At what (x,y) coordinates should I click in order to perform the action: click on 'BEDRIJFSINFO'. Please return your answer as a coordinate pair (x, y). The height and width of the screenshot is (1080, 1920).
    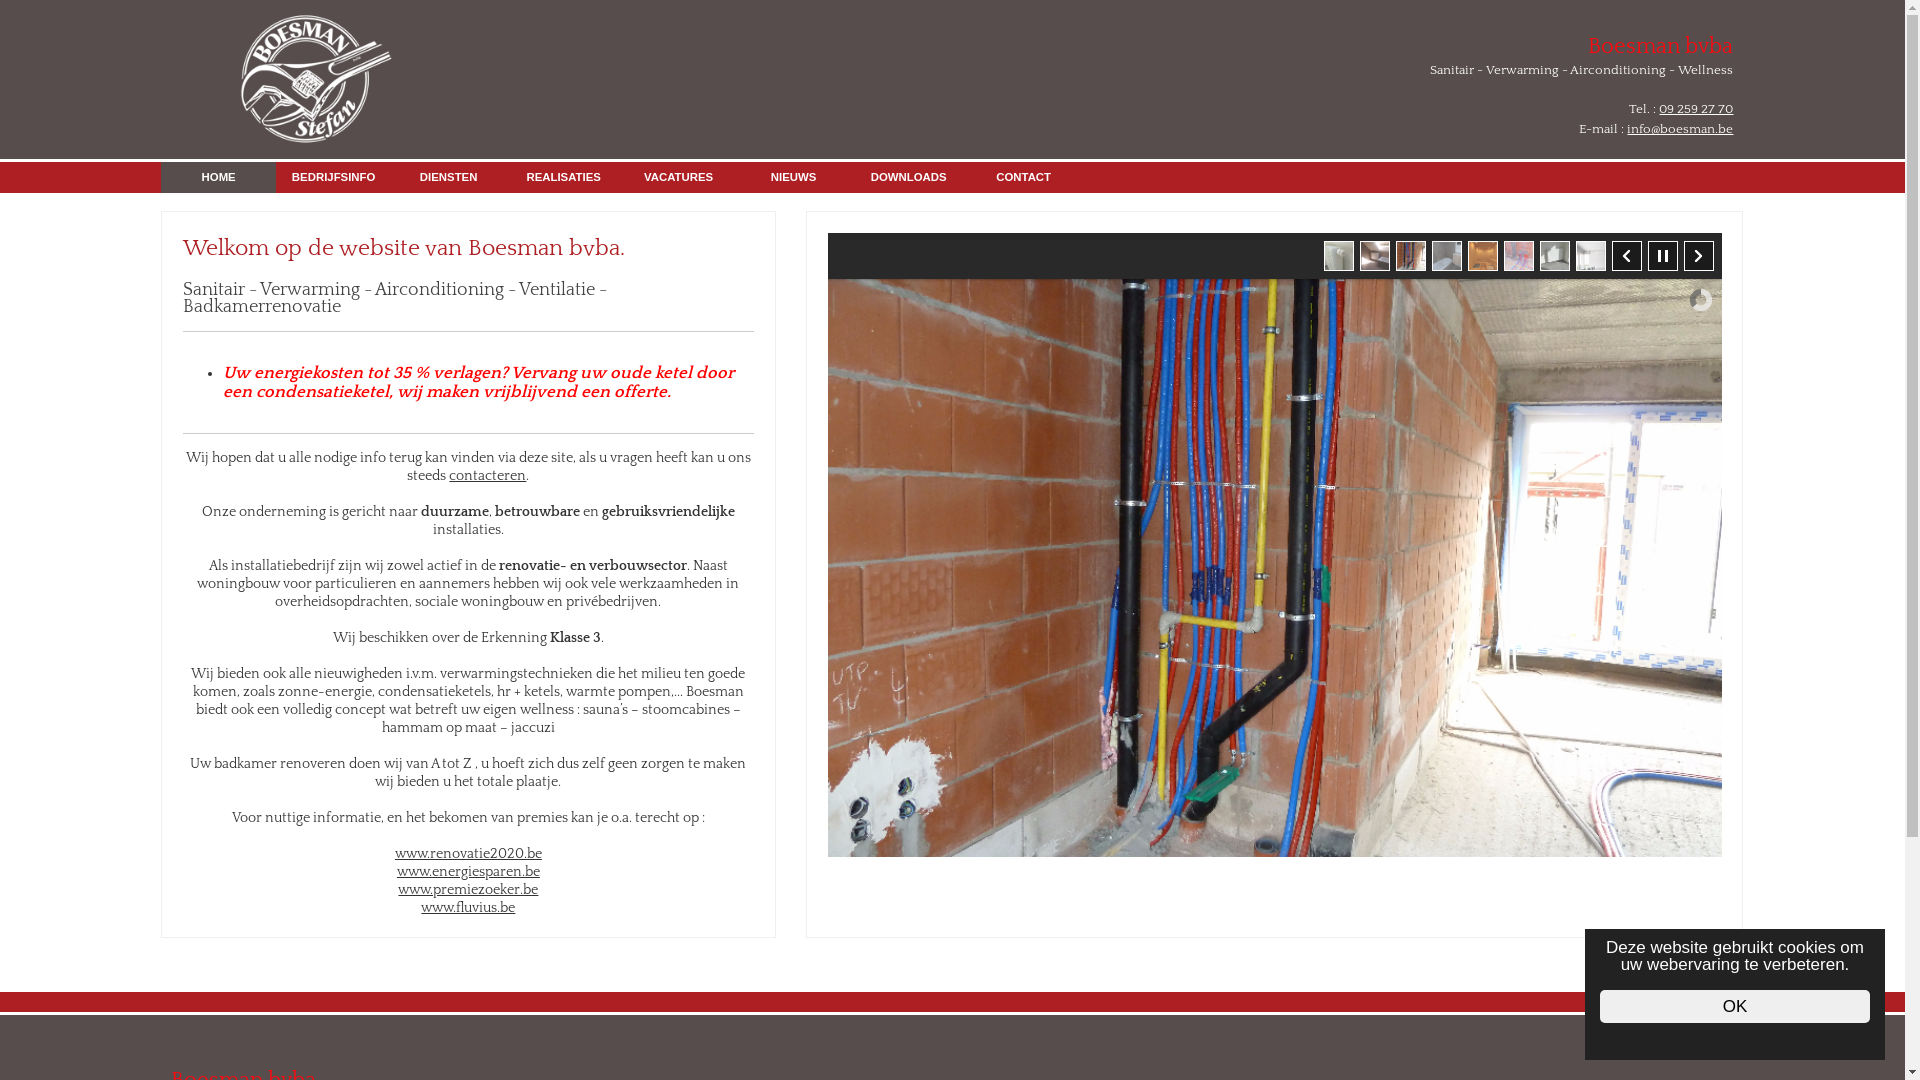
    Looking at the image, I should click on (274, 176).